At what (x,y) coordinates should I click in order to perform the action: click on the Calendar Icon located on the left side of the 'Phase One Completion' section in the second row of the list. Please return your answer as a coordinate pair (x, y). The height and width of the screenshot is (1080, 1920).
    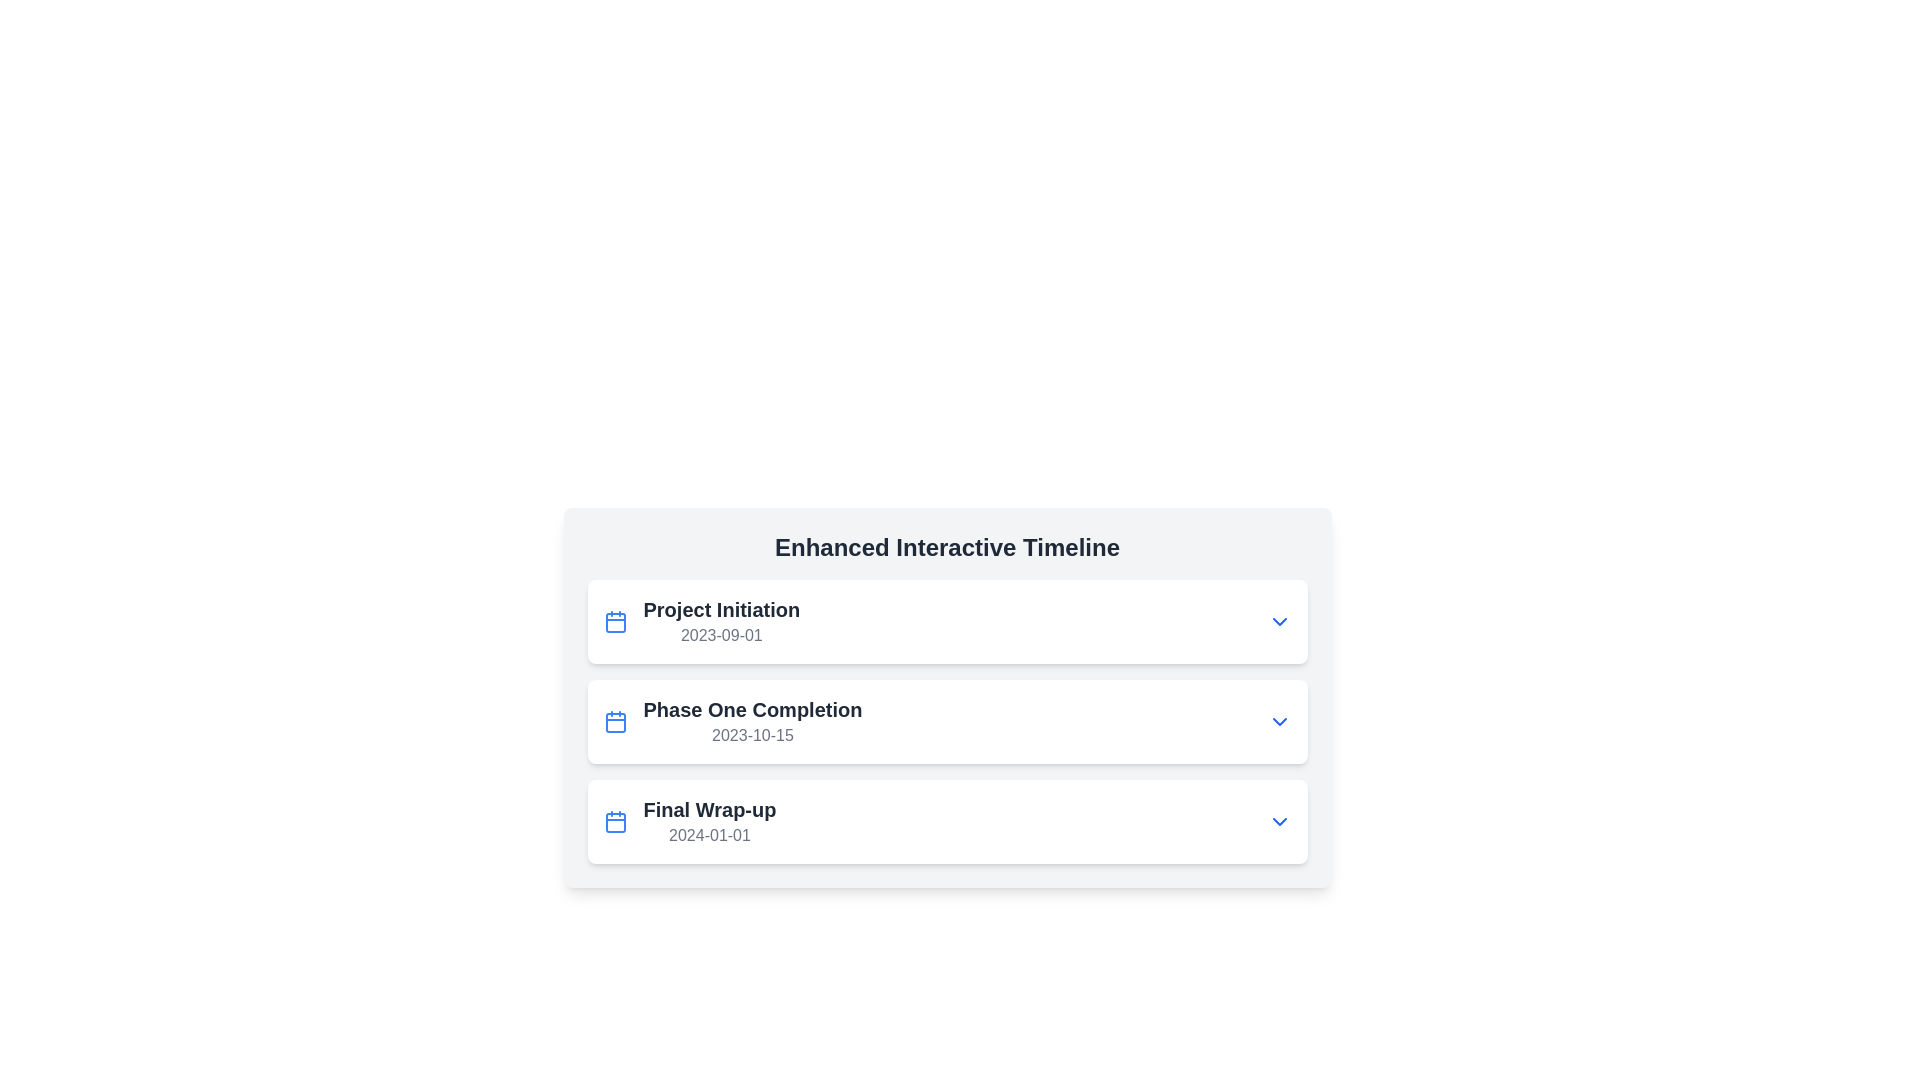
    Looking at the image, I should click on (614, 721).